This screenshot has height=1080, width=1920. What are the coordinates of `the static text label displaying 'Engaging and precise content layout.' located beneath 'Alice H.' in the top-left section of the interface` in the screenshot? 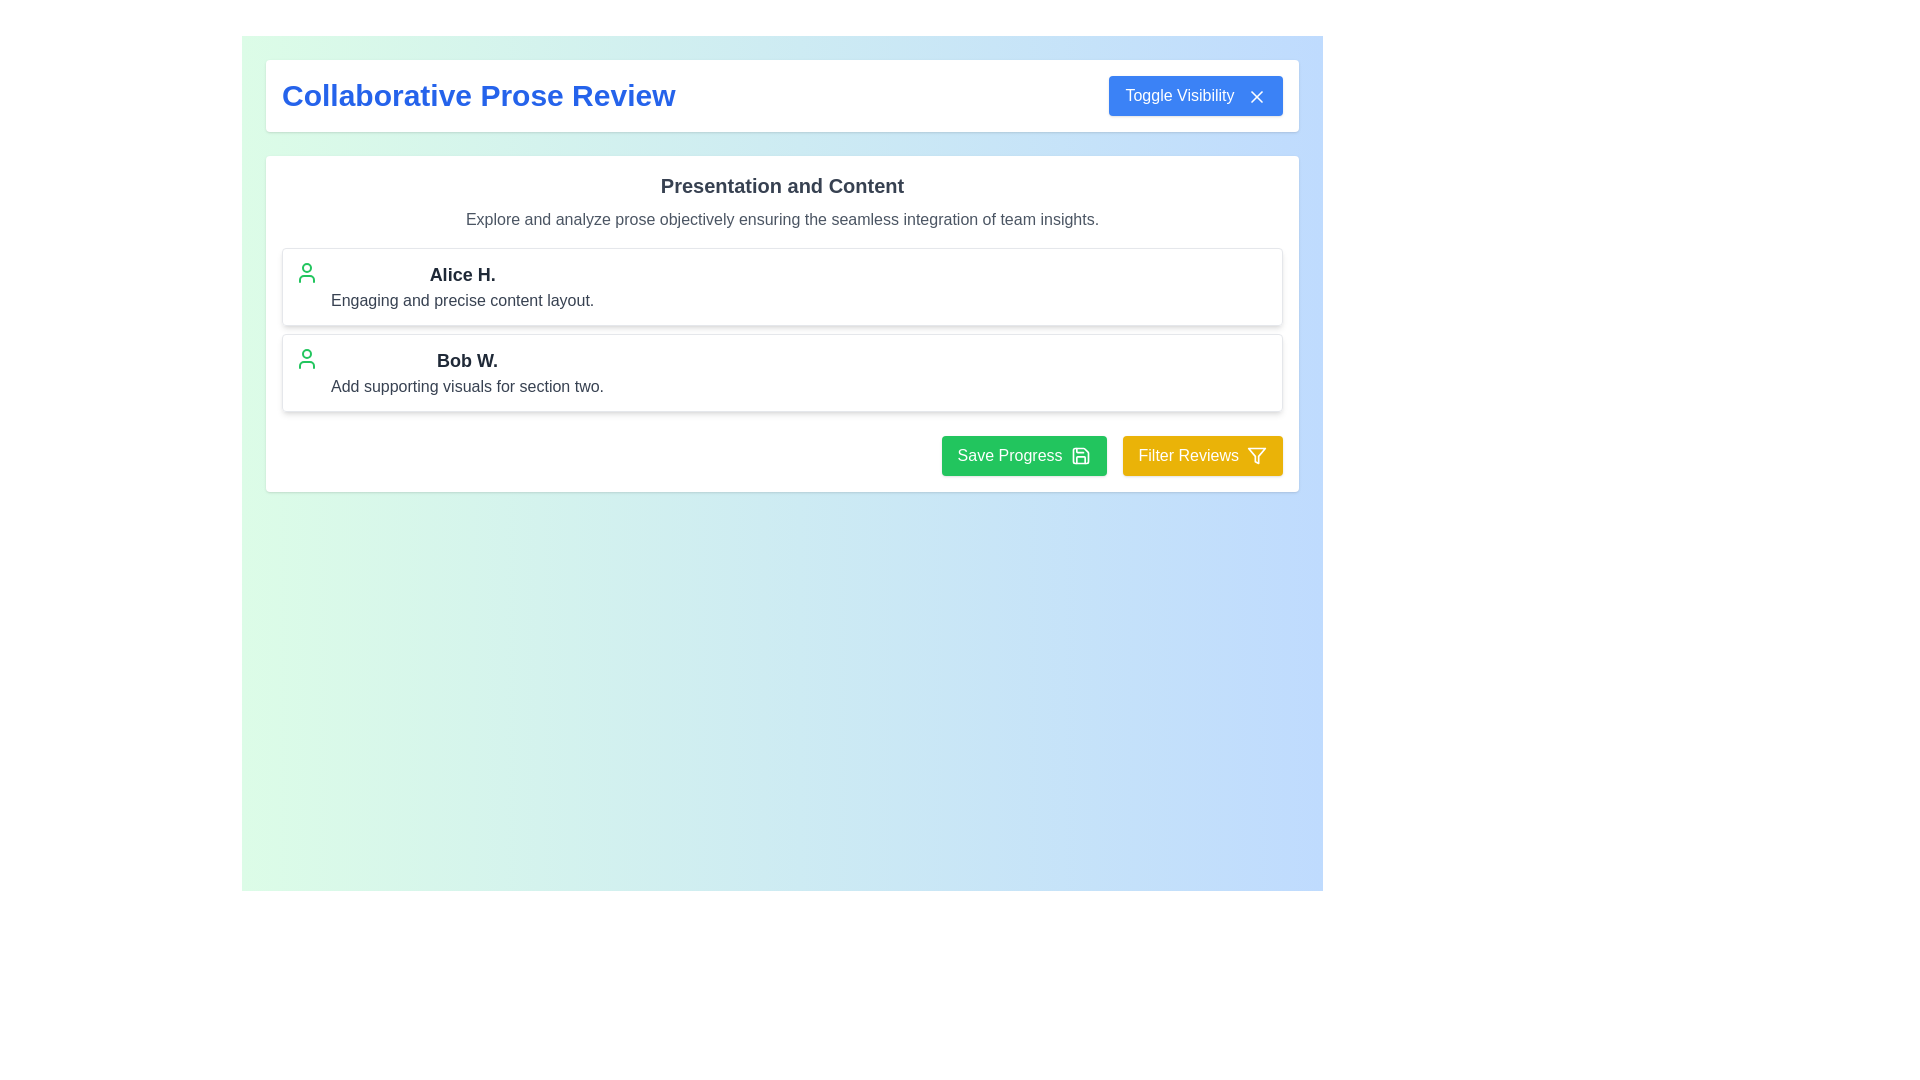 It's located at (461, 300).